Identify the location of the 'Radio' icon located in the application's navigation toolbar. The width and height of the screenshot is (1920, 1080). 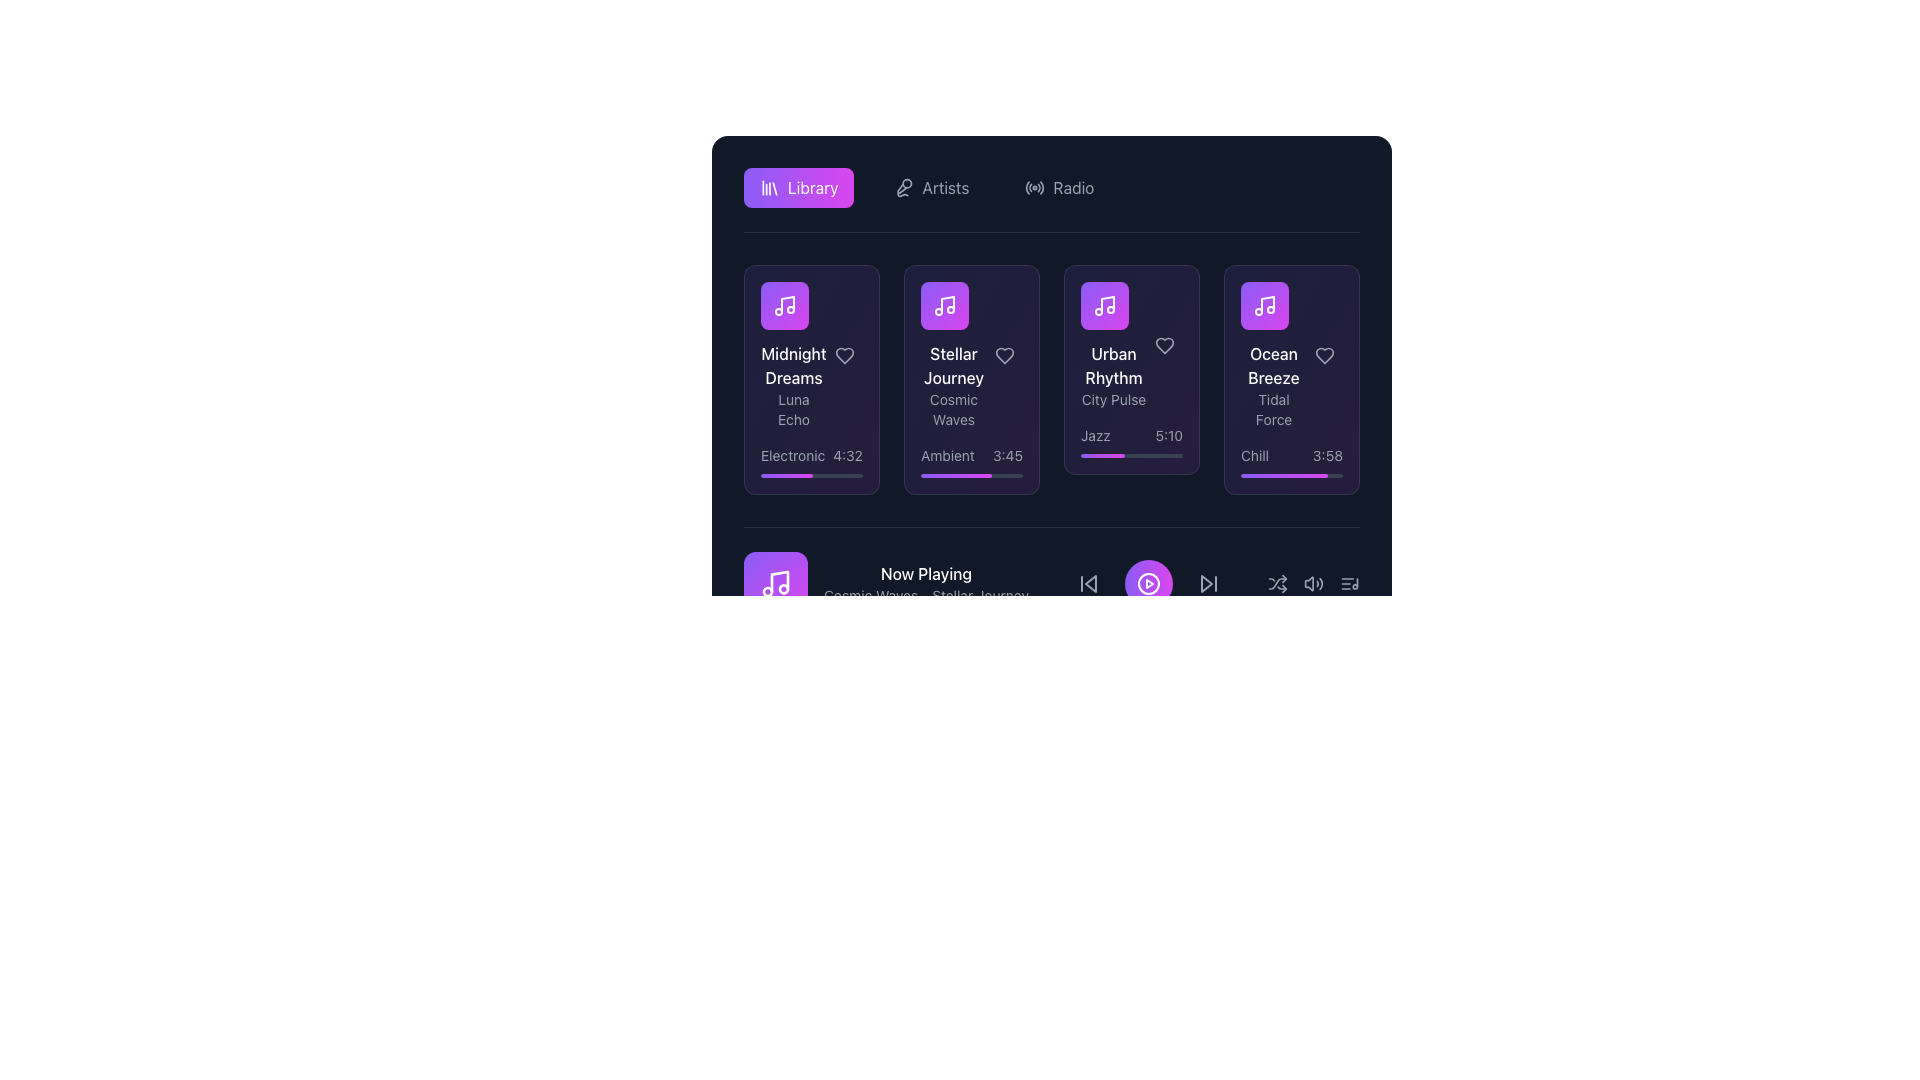
(1035, 188).